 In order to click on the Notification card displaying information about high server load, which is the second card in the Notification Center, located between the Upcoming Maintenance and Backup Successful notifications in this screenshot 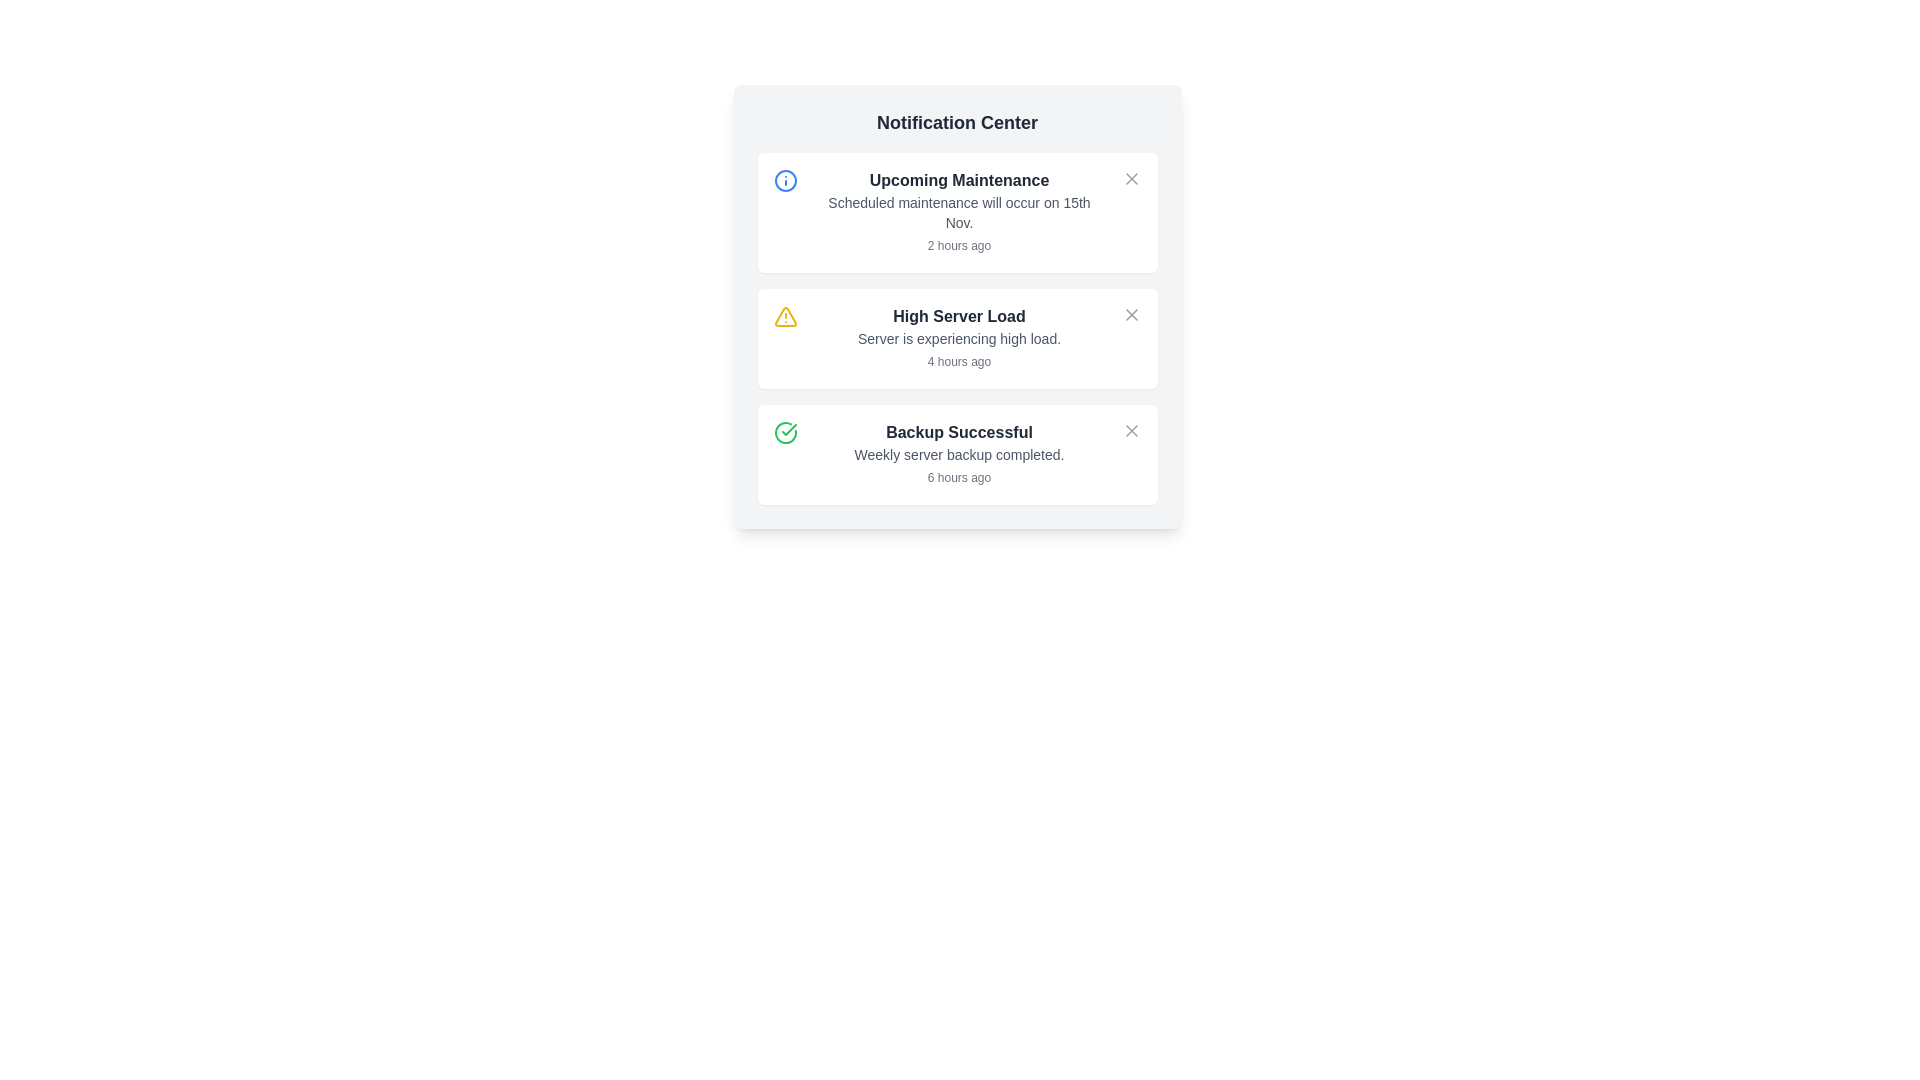, I will do `click(956, 327)`.